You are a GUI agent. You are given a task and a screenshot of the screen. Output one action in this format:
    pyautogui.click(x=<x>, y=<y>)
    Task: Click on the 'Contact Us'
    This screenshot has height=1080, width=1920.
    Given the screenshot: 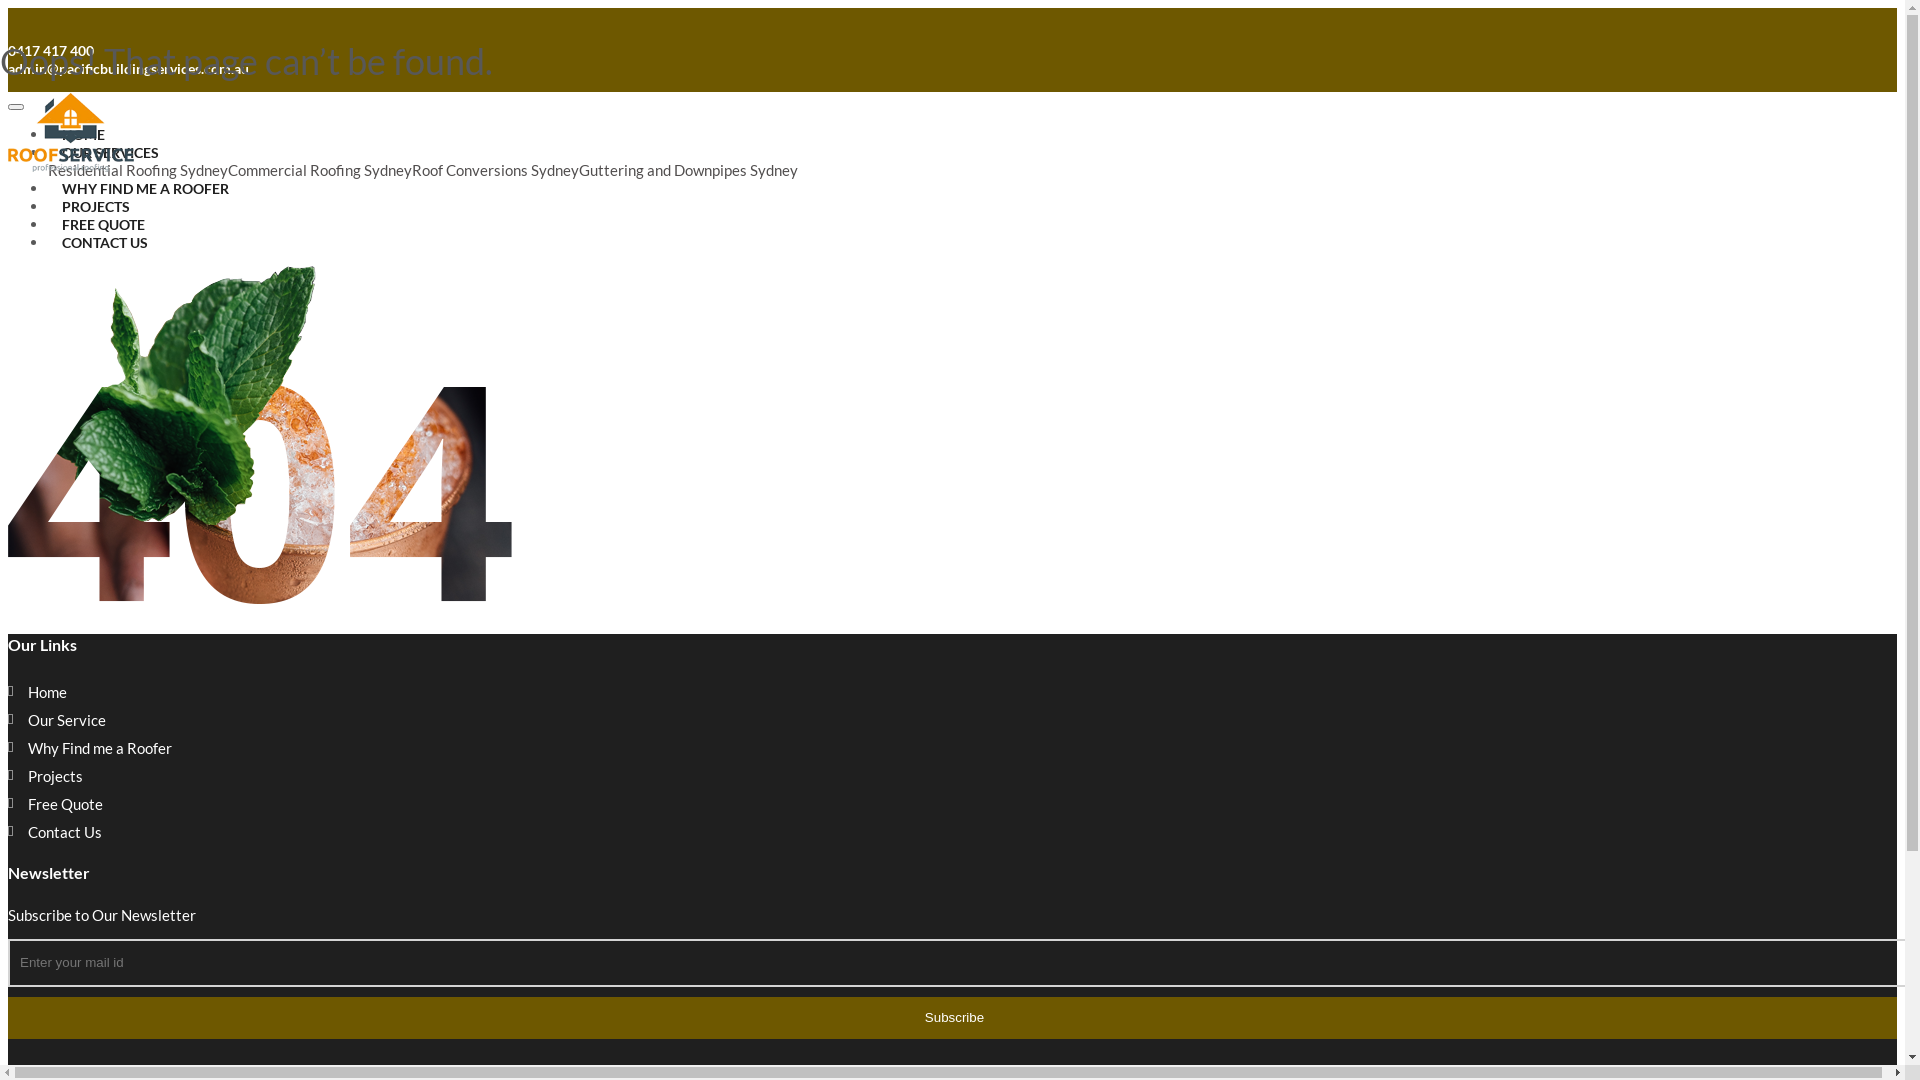 What is the action you would take?
    pyautogui.click(x=65, y=832)
    